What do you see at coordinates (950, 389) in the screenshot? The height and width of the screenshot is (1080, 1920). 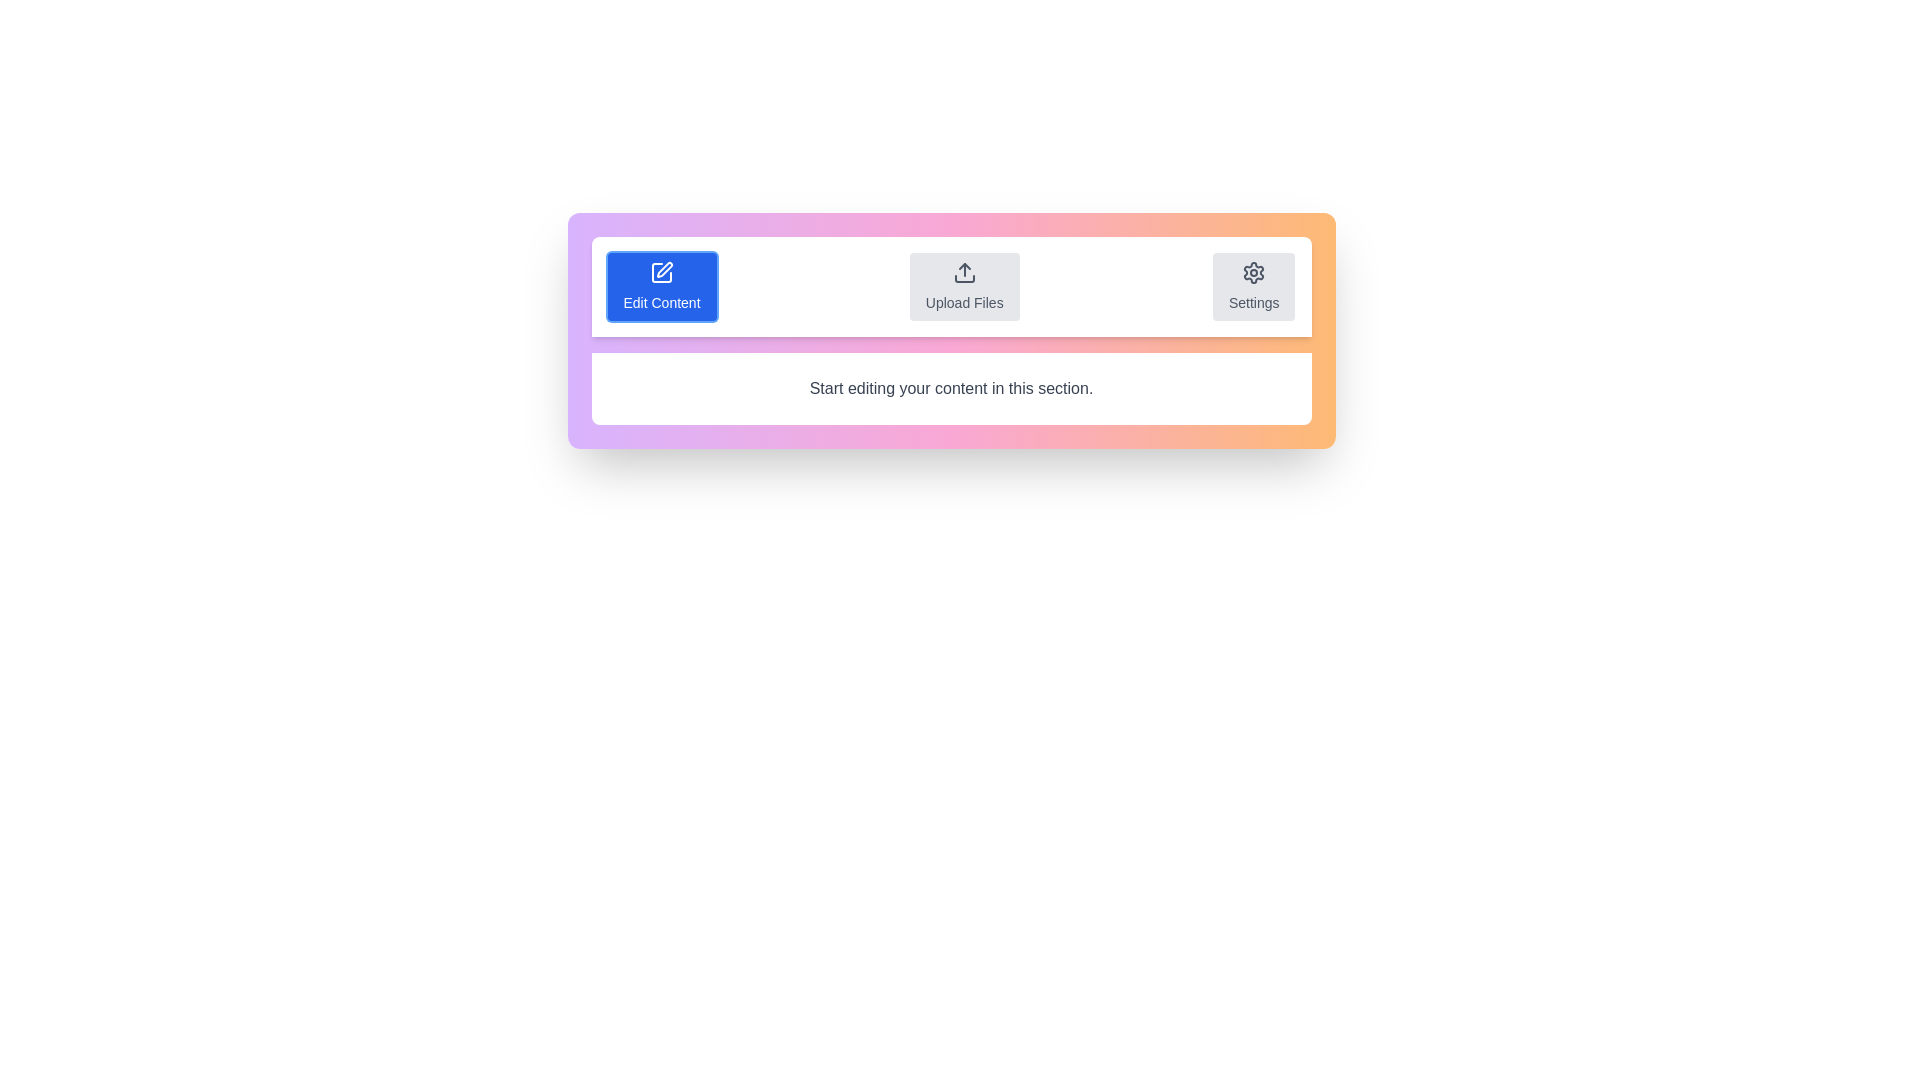 I see `the static text label displaying the message 'Start editing your content in this section.' which is centrally positioned below the buttons in a light background box` at bounding box center [950, 389].